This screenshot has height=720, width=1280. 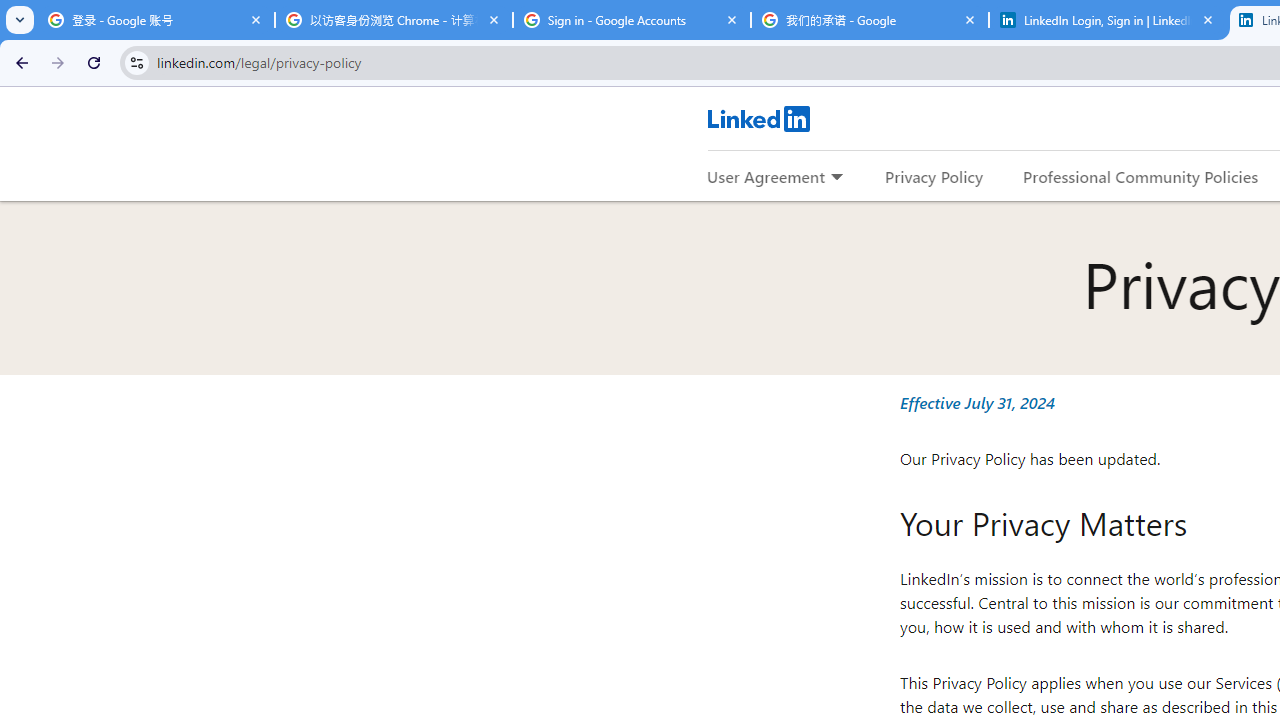 I want to click on 'User Agreement', so click(x=765, y=175).